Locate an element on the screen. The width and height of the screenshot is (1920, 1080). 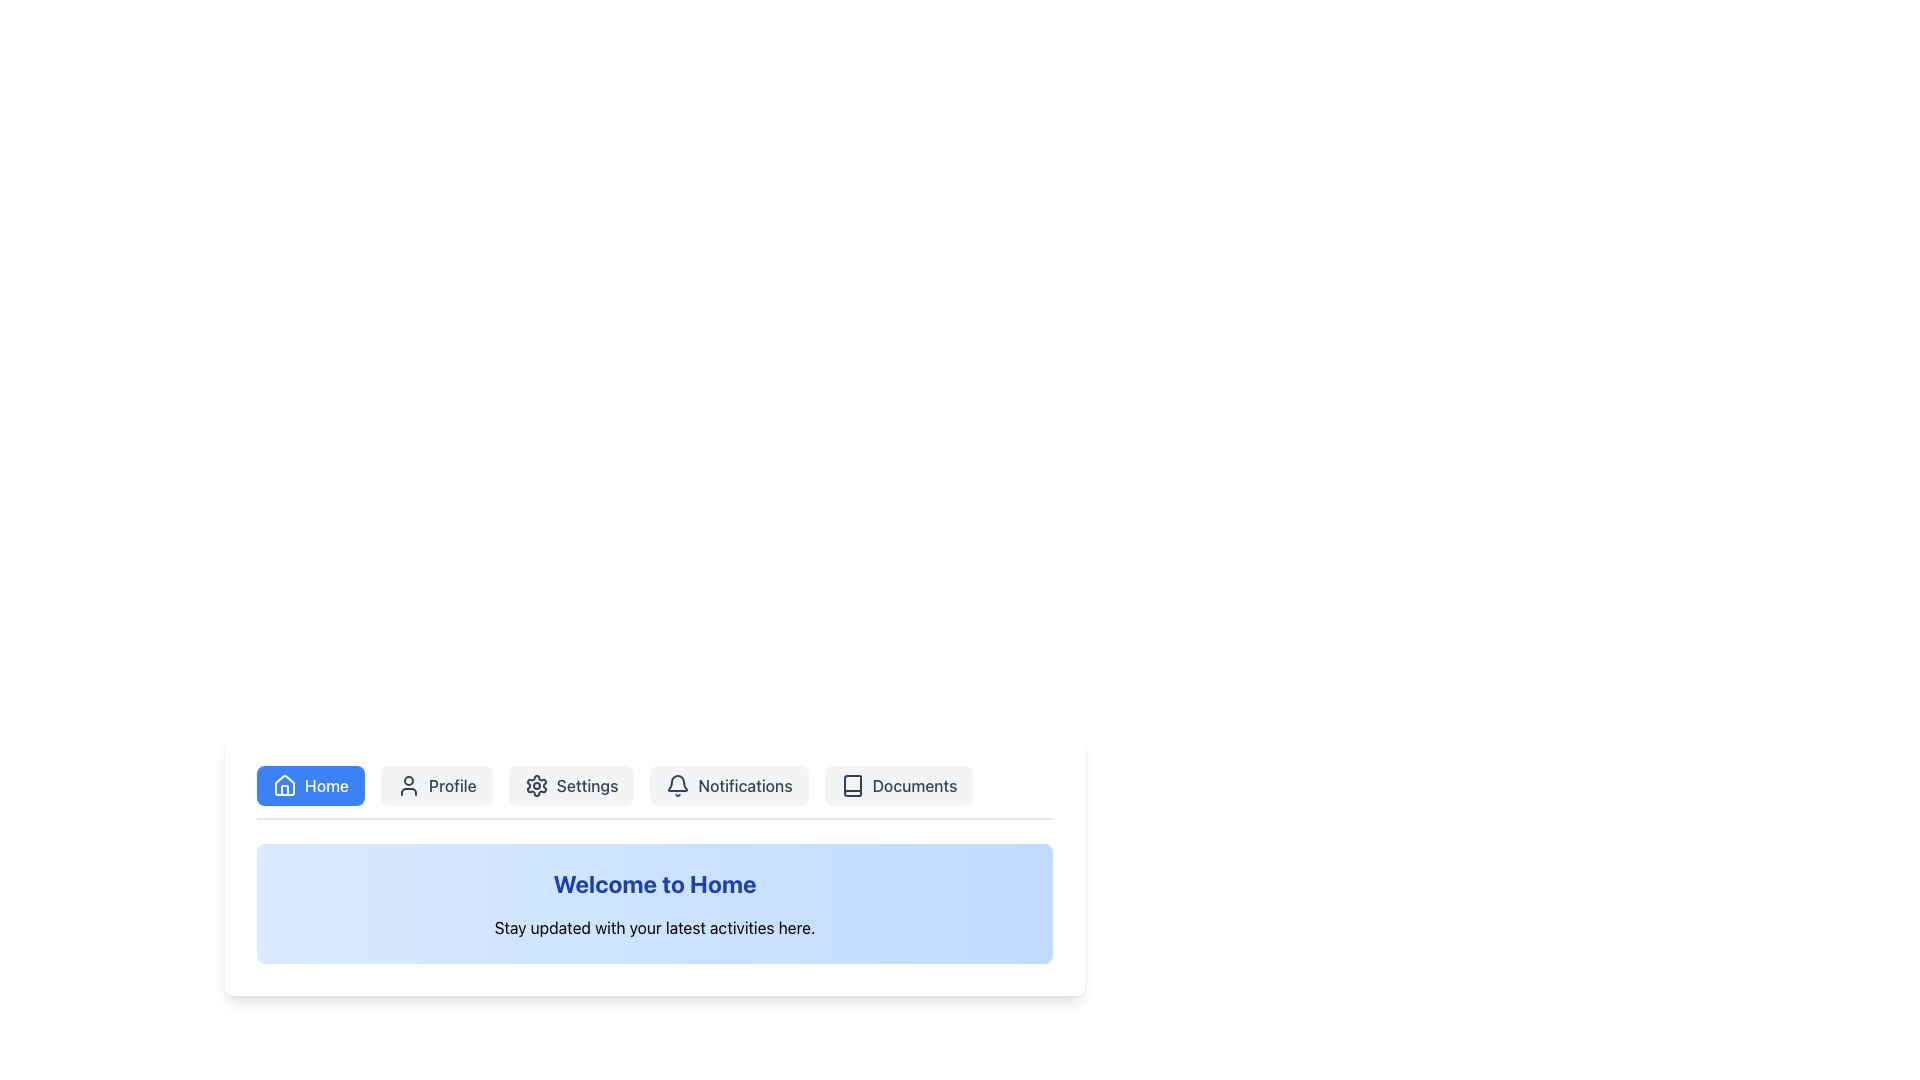
the SVG icon resembling a book, which is located inside the 'Documents' button on the far right of the top navigation bar is located at coordinates (852, 785).